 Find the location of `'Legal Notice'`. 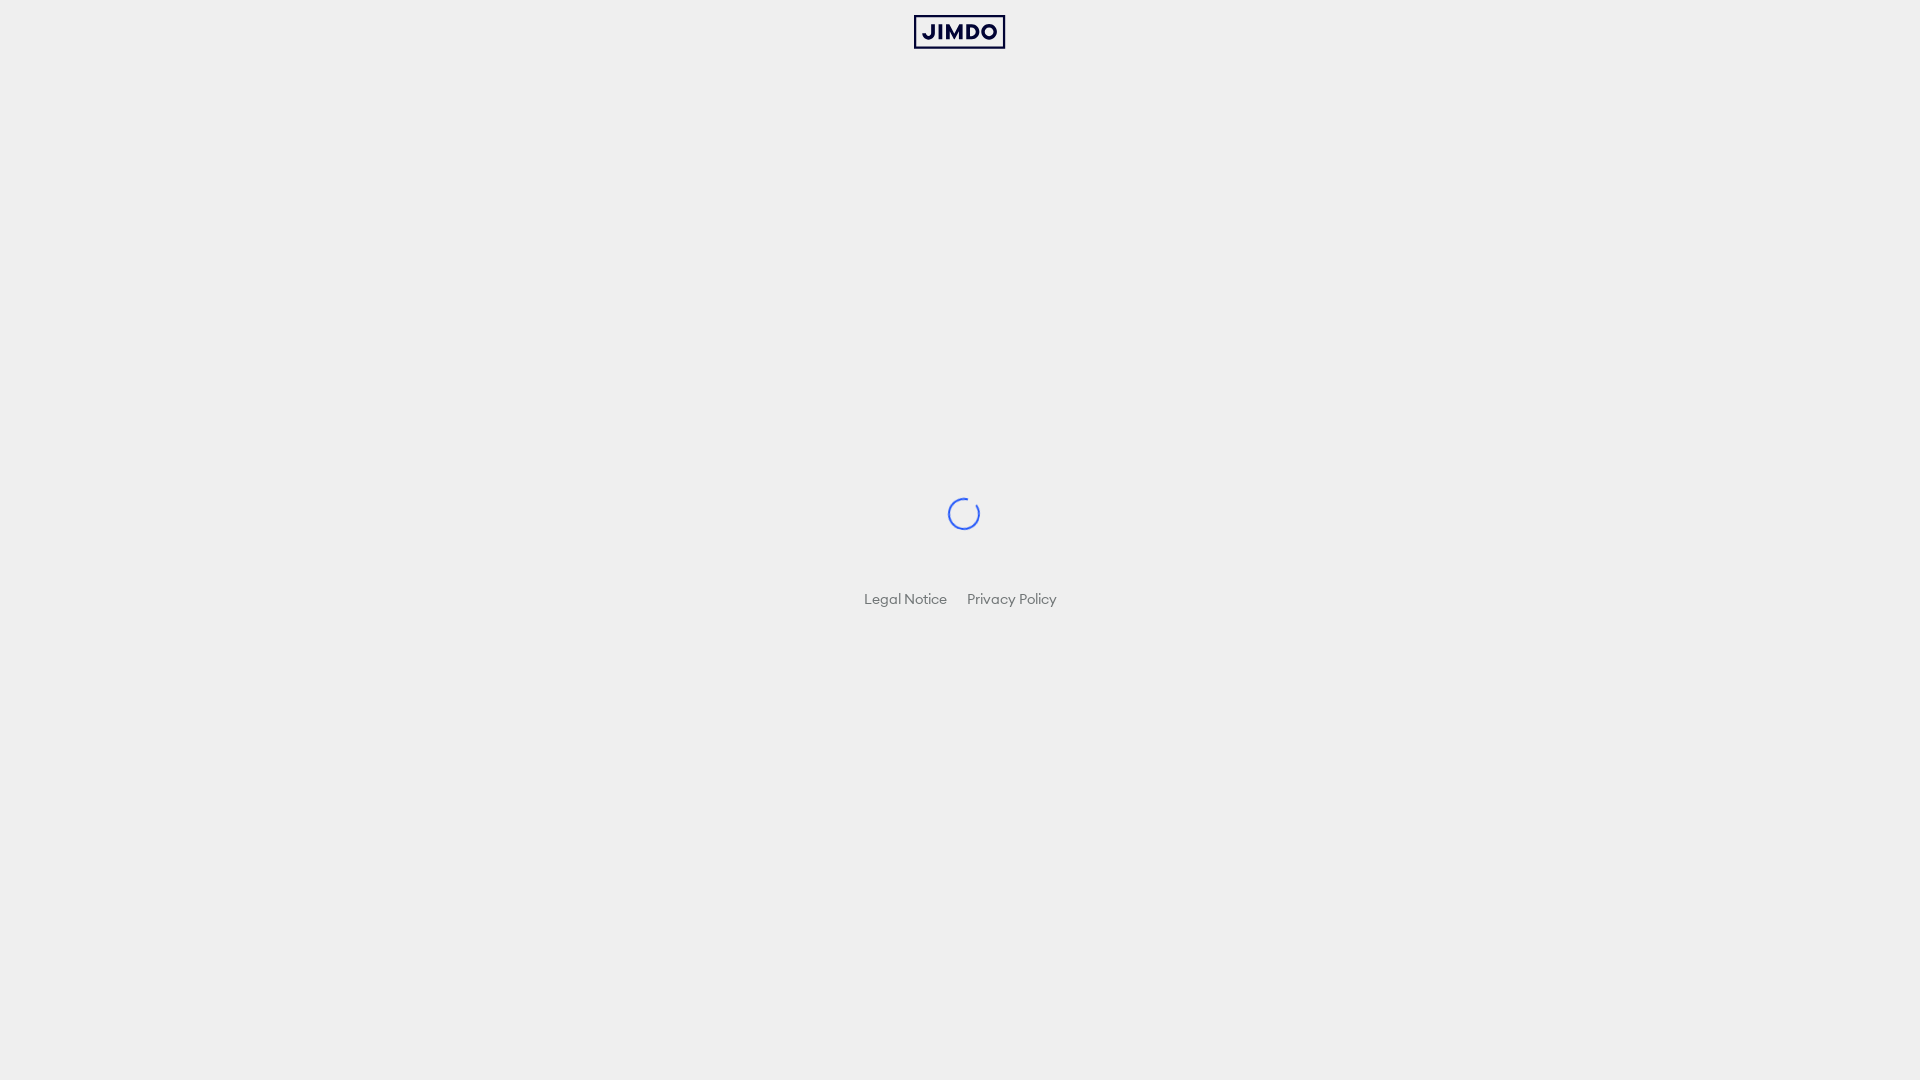

'Legal Notice' is located at coordinates (904, 597).